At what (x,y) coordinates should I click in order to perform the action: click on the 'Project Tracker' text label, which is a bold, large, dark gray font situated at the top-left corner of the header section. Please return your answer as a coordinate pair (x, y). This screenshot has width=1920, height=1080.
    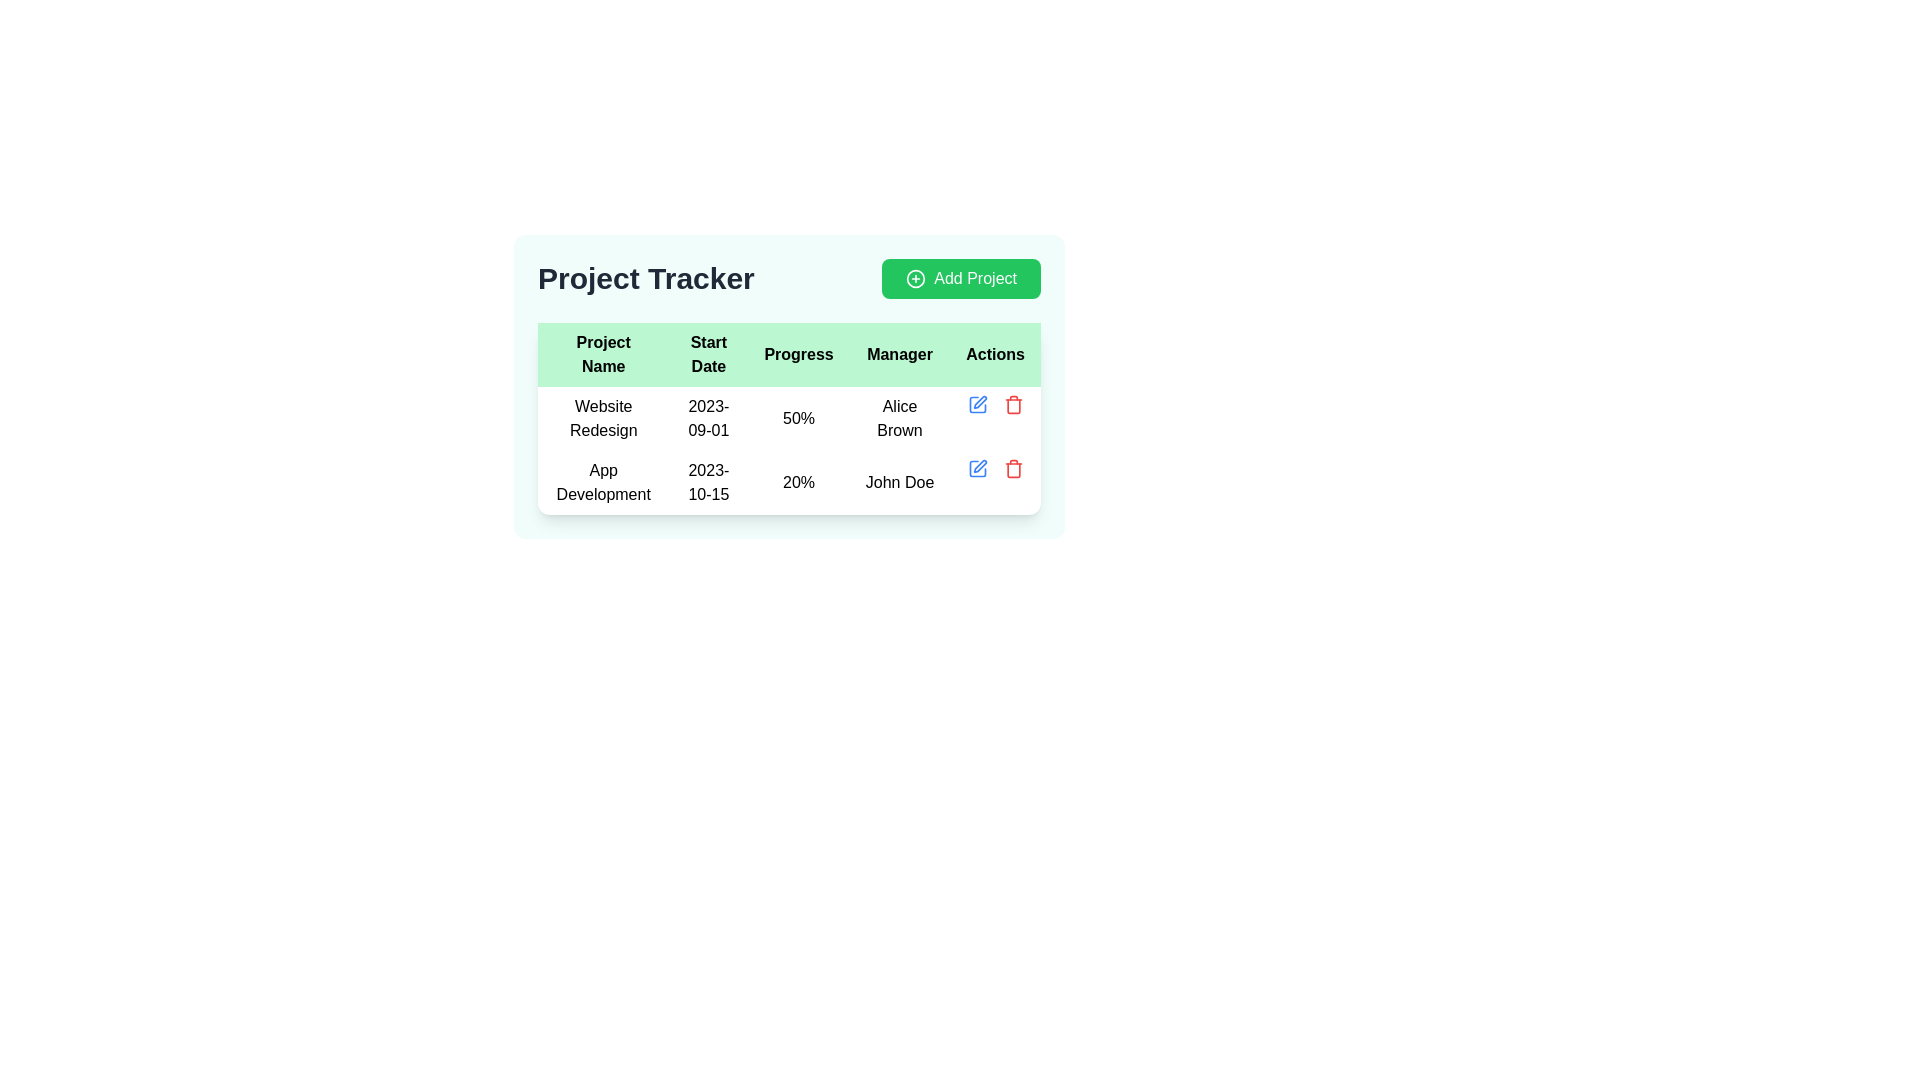
    Looking at the image, I should click on (646, 278).